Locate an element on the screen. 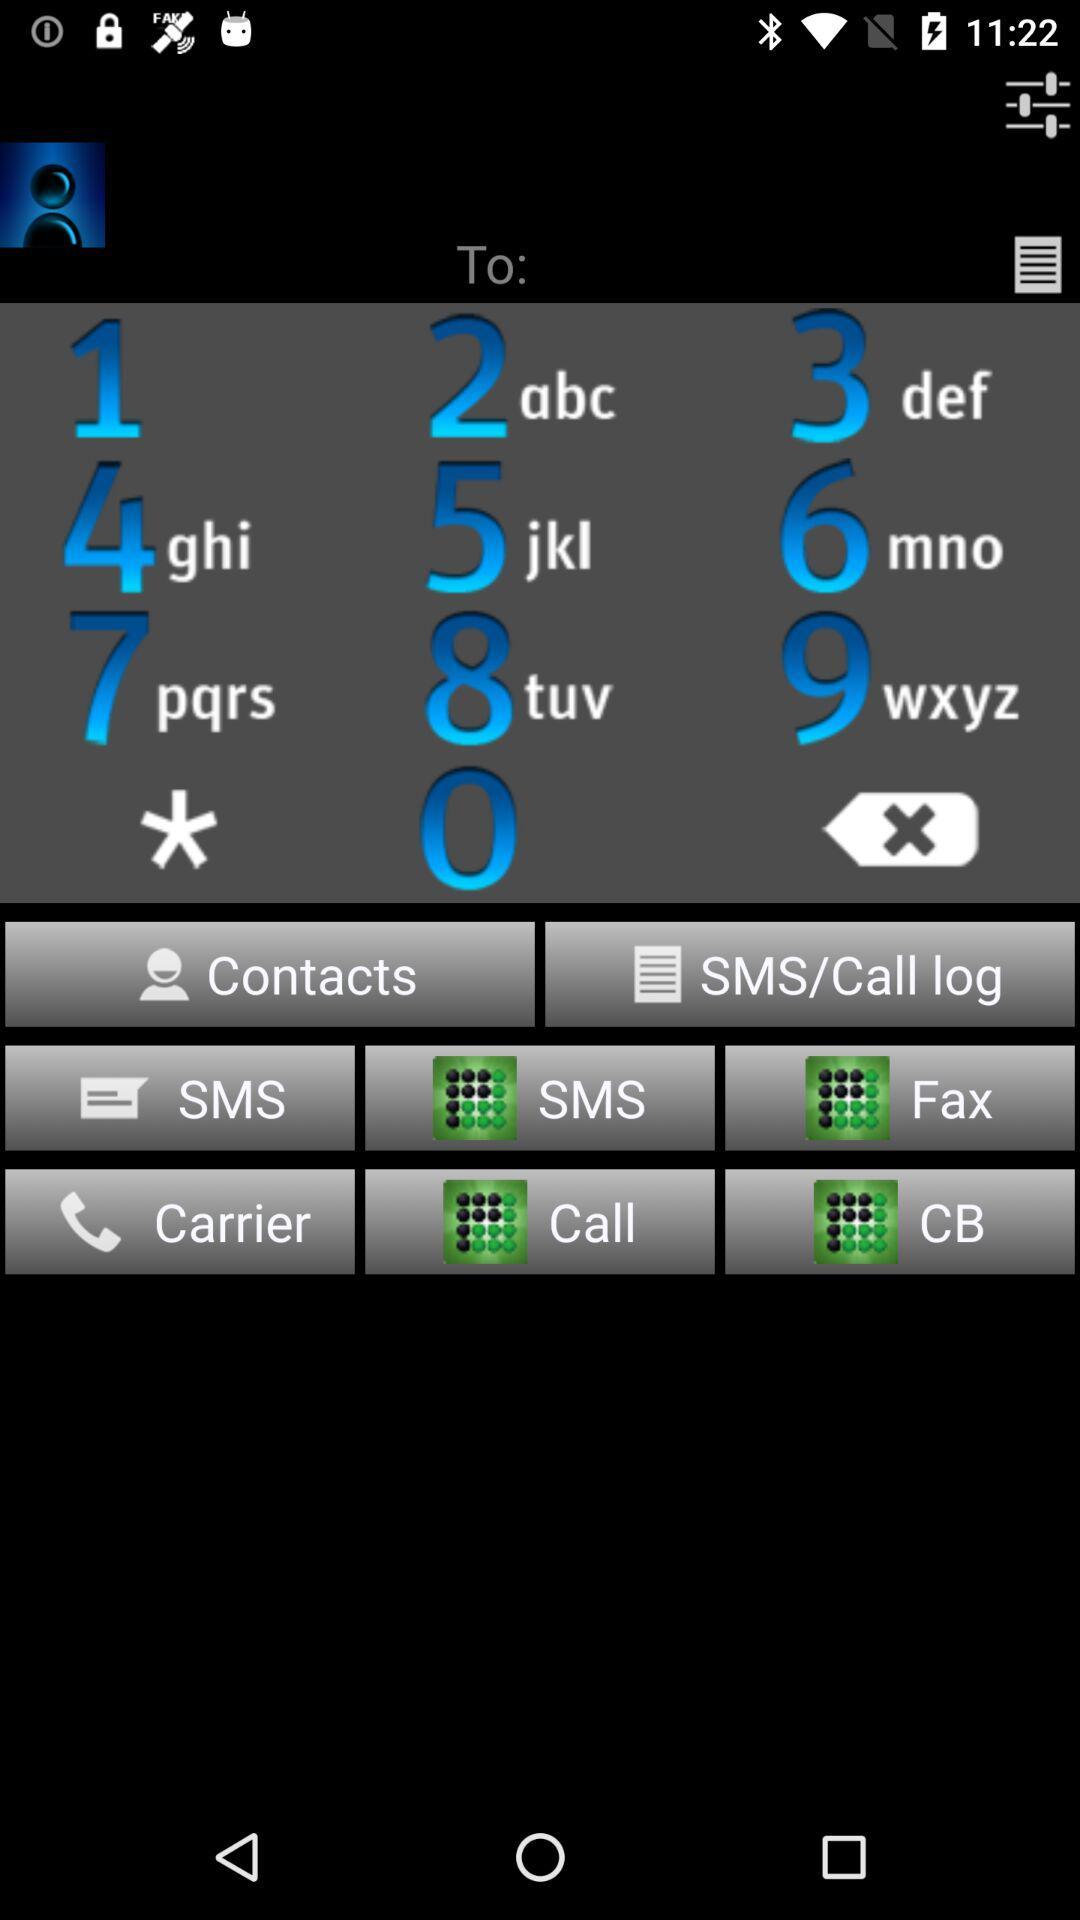  the button which is right to the carrier button is located at coordinates (540, 1220).